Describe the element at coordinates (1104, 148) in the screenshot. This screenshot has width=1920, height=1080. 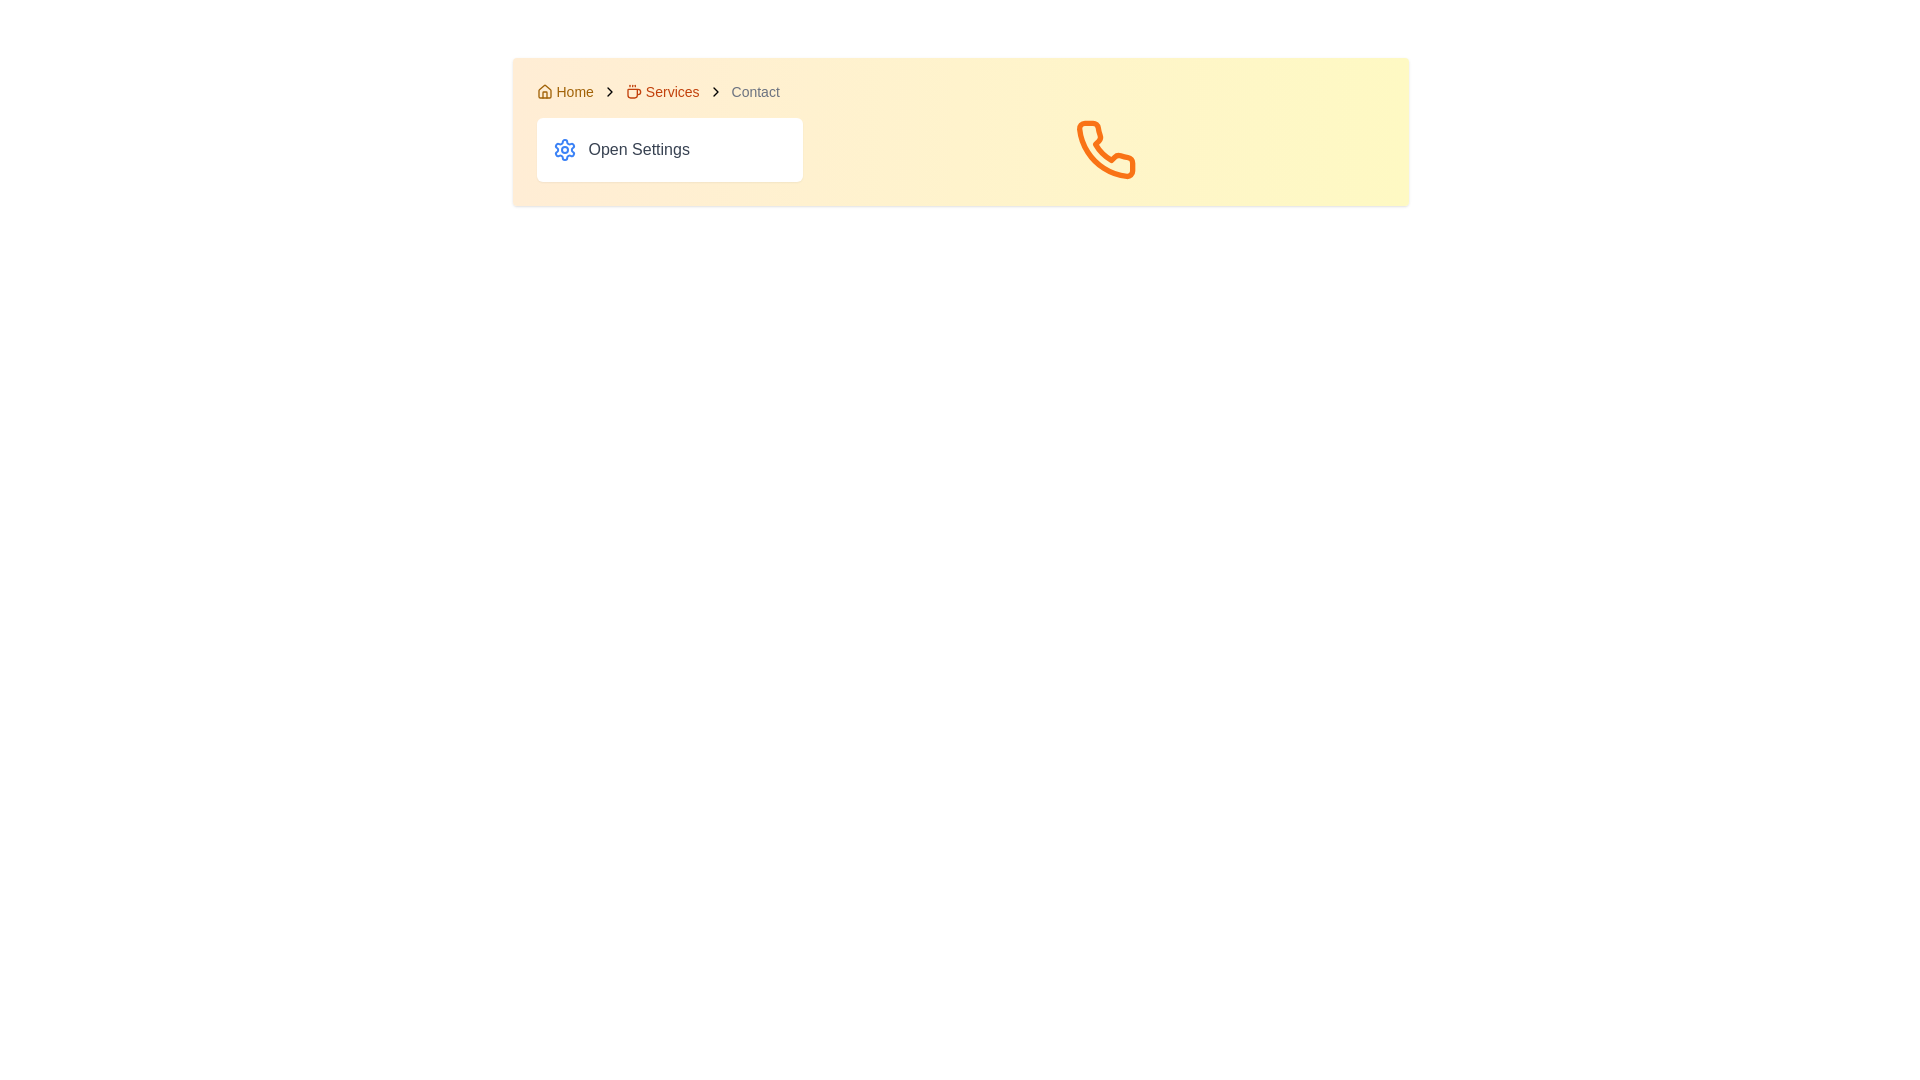
I see `the phone or communication icon located on the header section towards the right side` at that location.